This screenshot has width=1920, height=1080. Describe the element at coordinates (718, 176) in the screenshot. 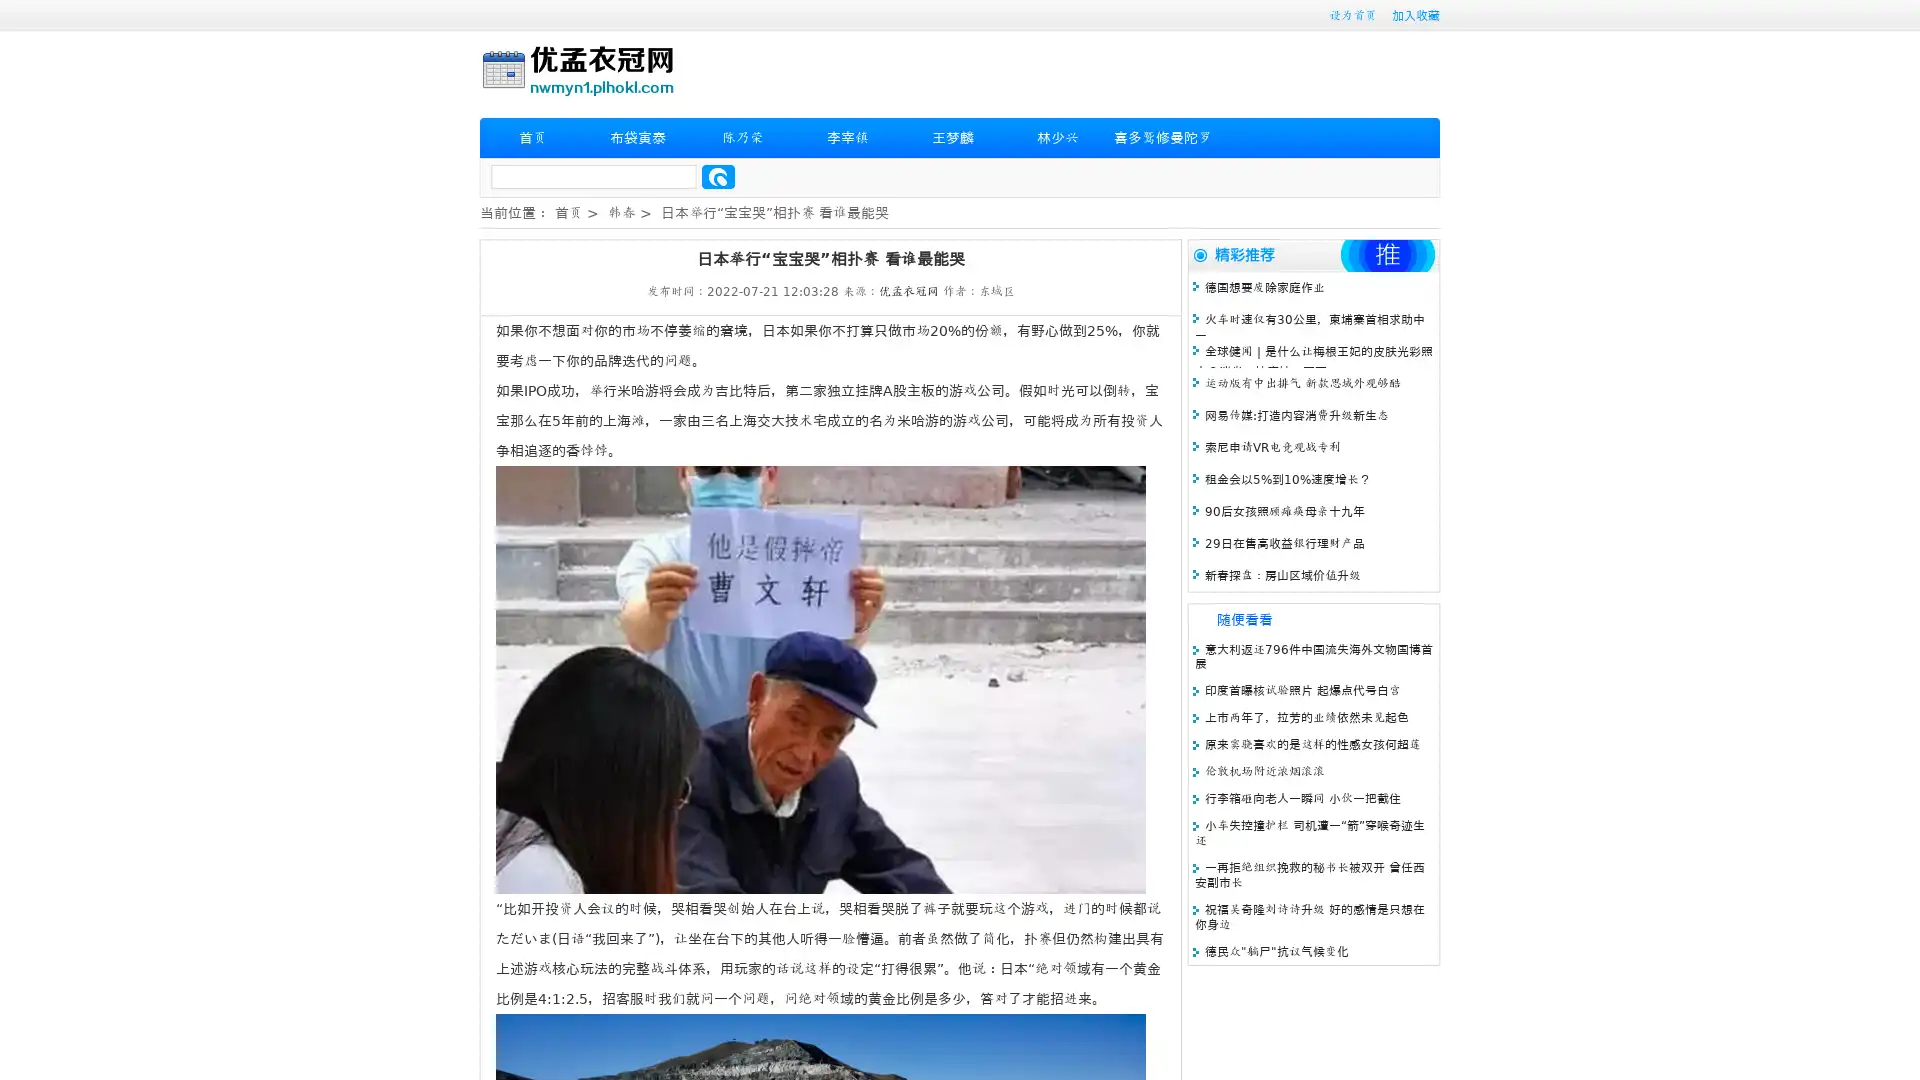

I see `Search` at that location.